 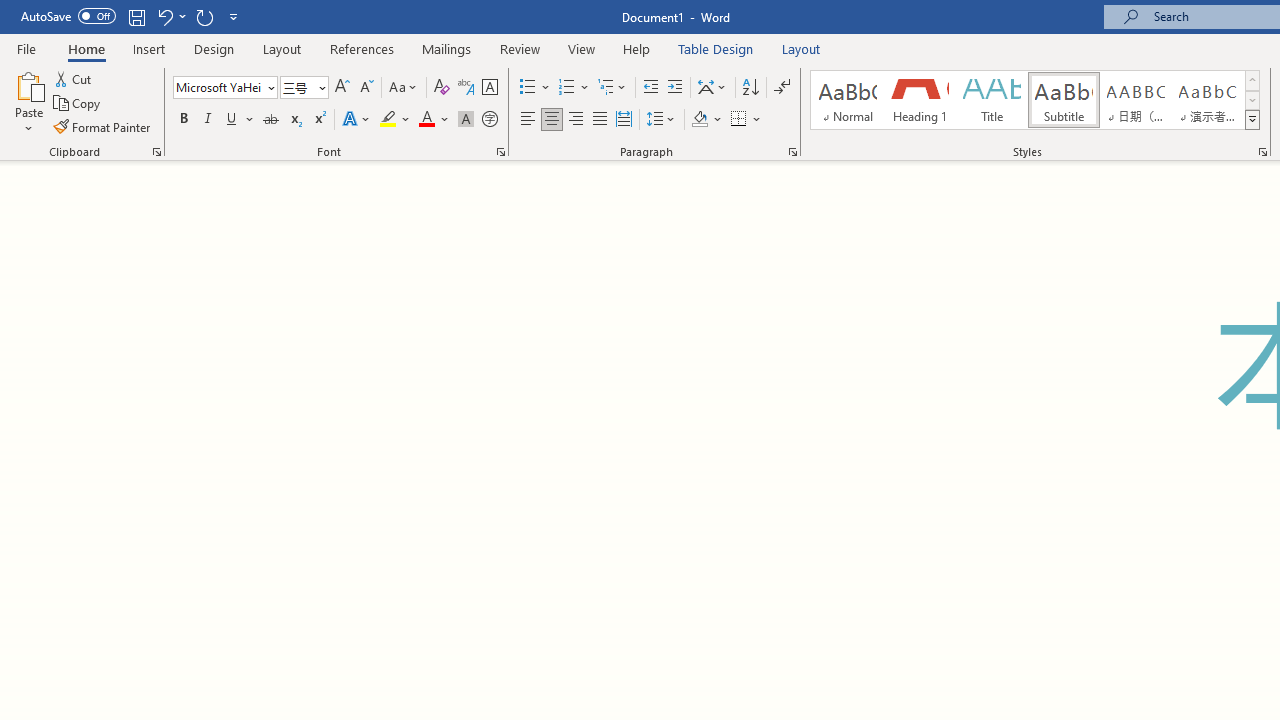 What do you see at coordinates (433, 119) in the screenshot?
I see `'Font Color'` at bounding box center [433, 119].